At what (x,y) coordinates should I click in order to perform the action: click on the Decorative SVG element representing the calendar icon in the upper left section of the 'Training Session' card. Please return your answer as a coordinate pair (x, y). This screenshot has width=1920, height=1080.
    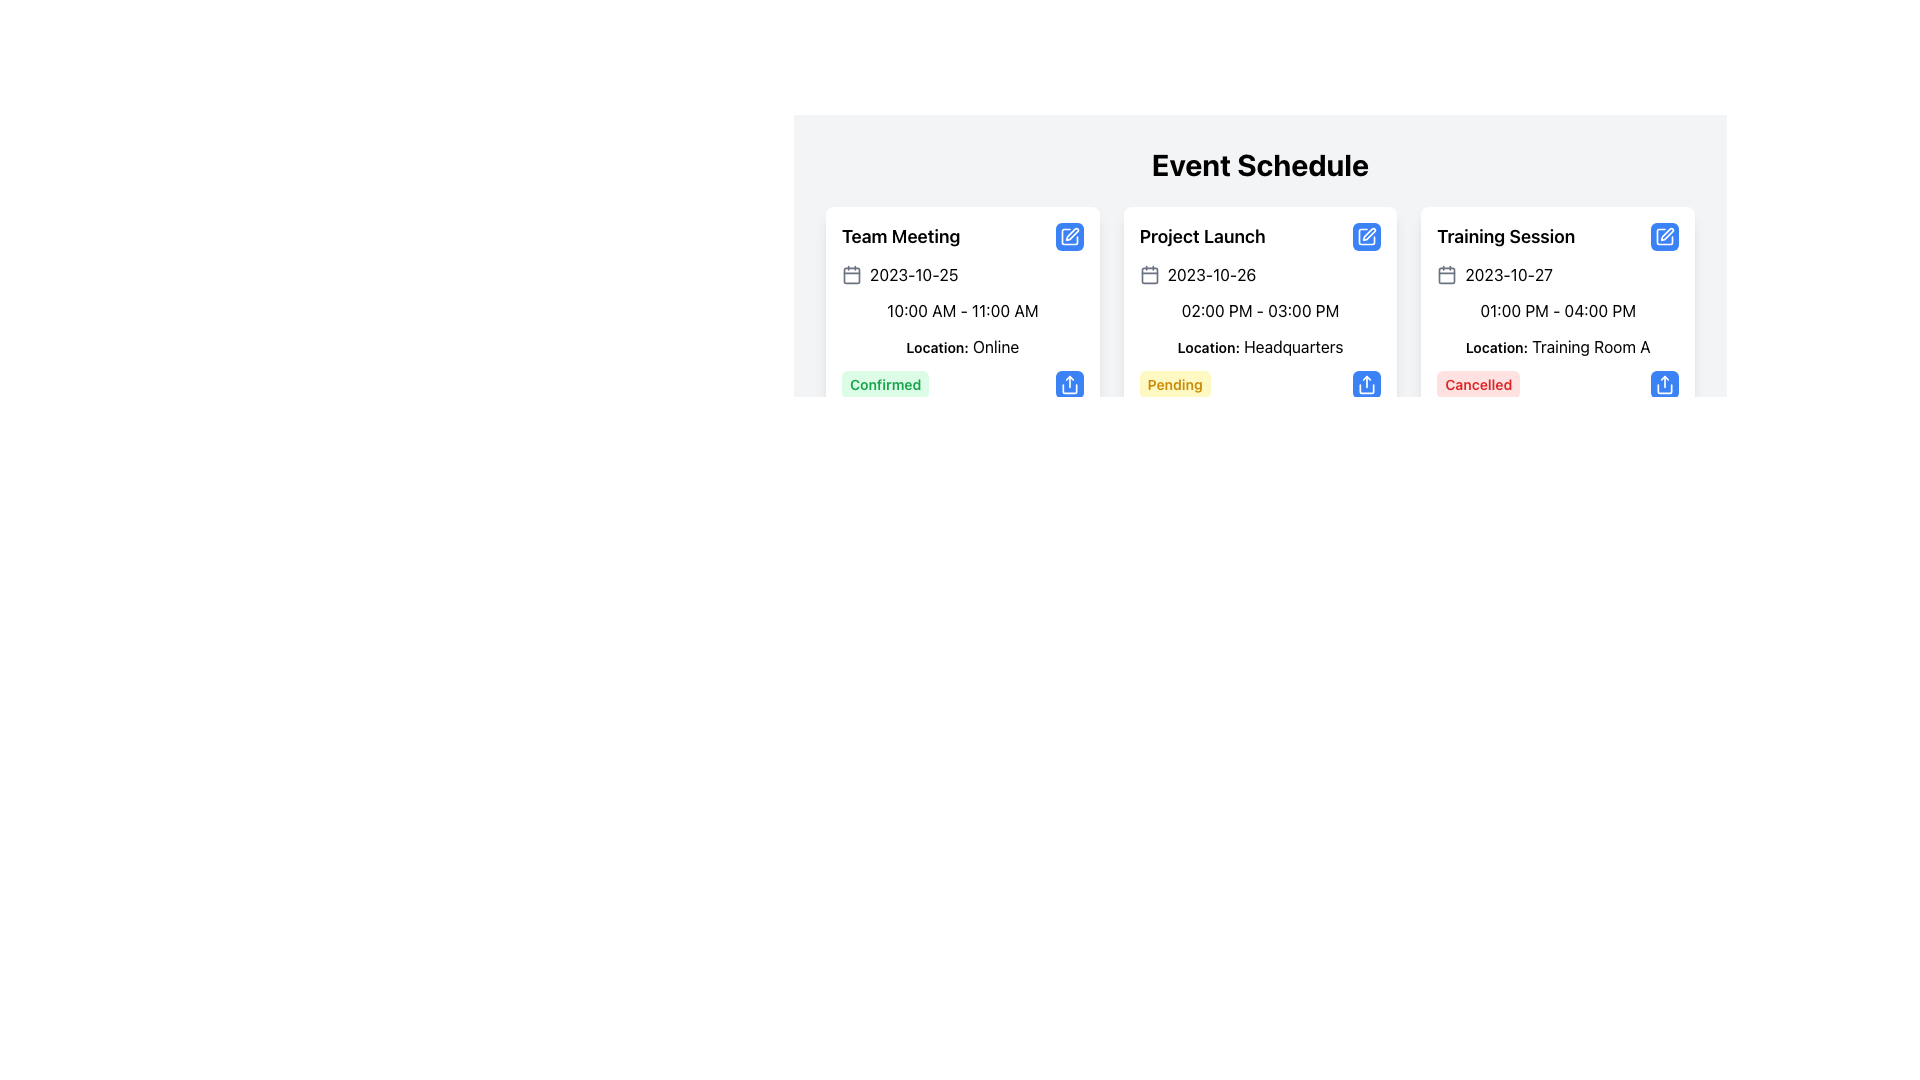
    Looking at the image, I should click on (1447, 275).